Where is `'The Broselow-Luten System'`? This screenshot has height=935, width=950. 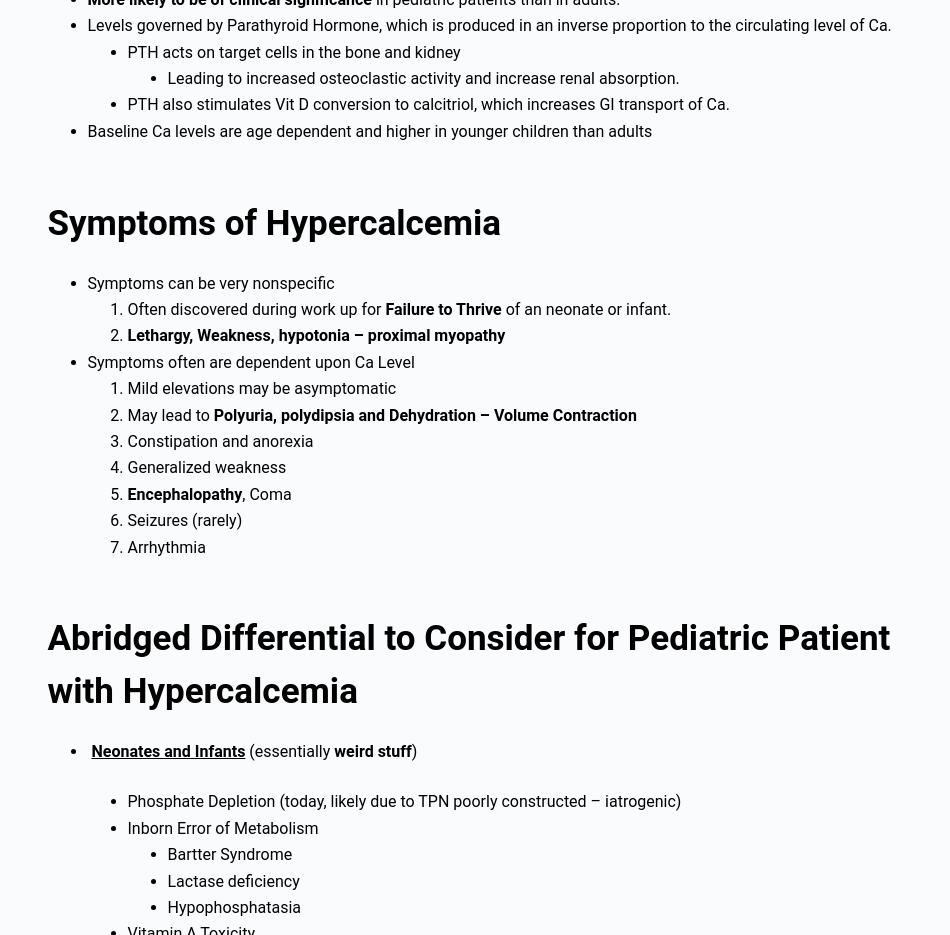 'The Broselow-Luten System' is located at coordinates (146, 199).